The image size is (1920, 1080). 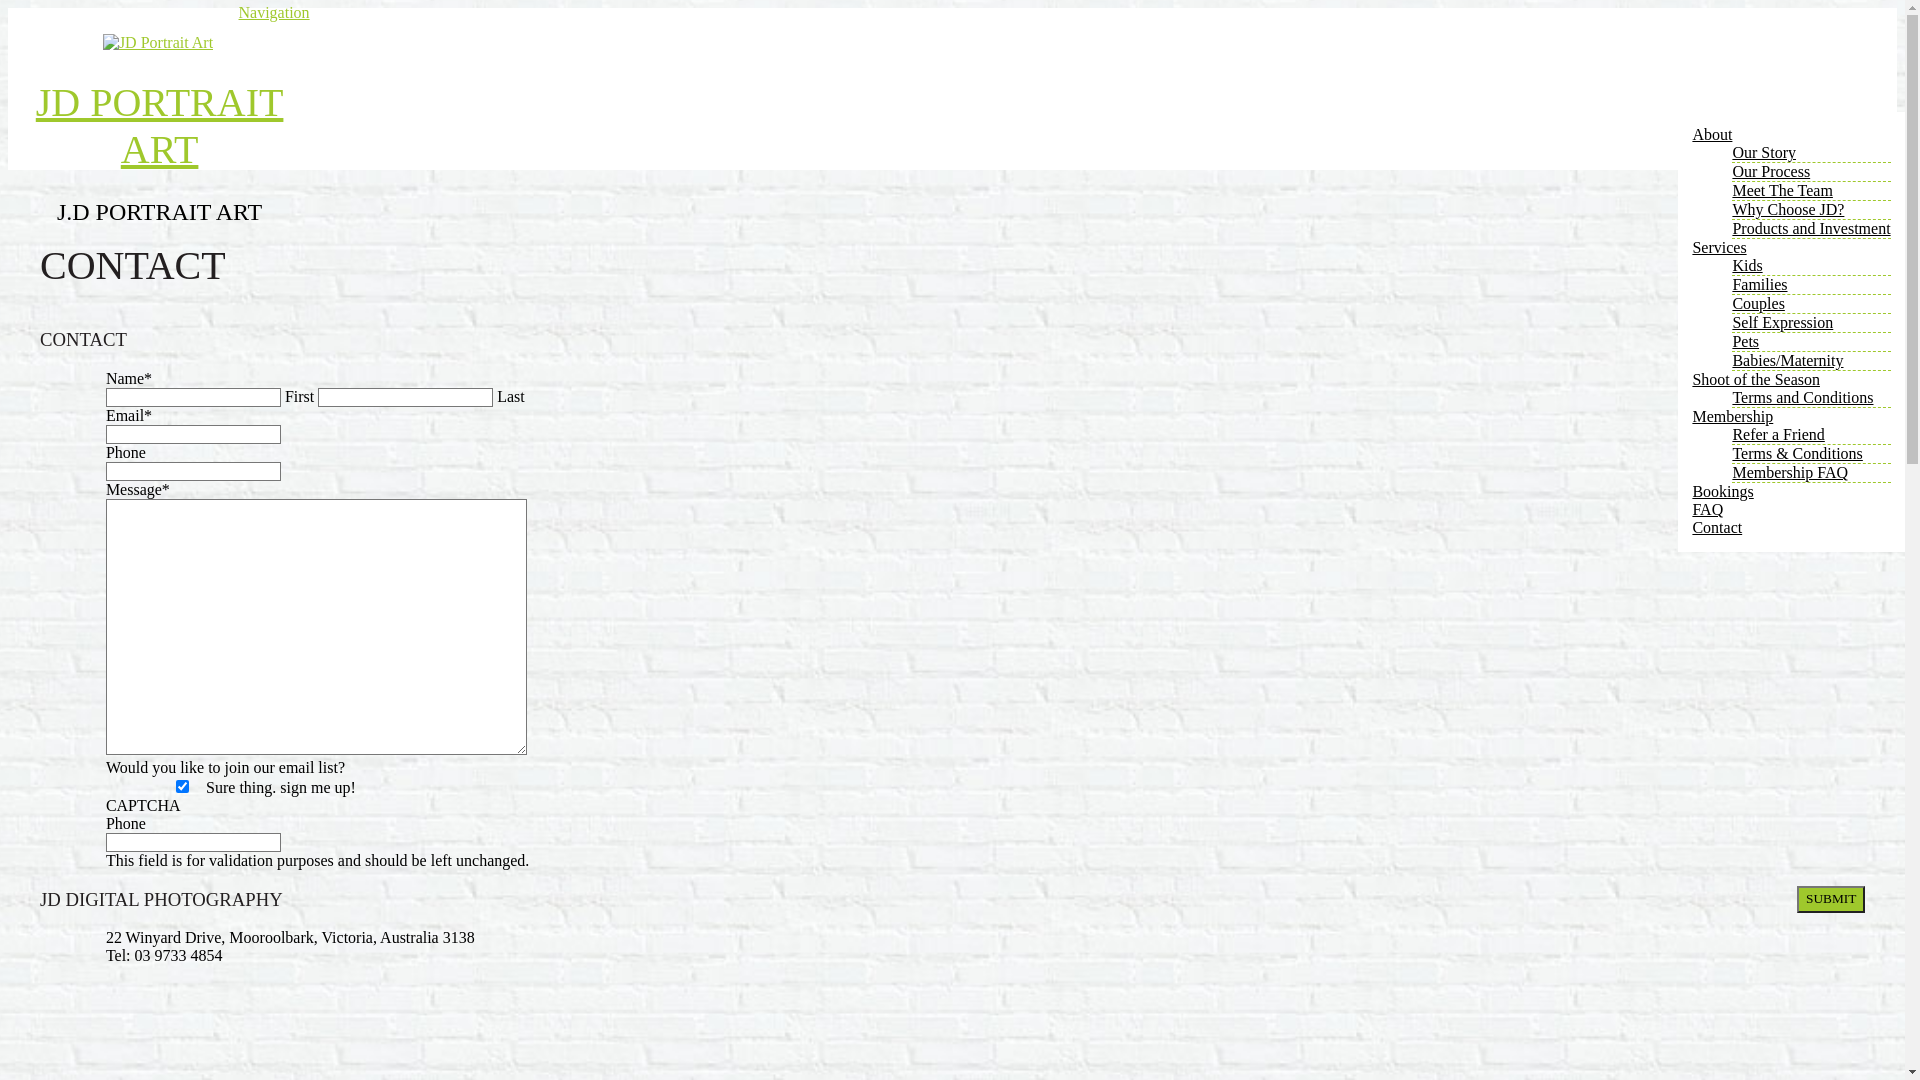 What do you see at coordinates (1763, 151) in the screenshot?
I see `'Our Story'` at bounding box center [1763, 151].